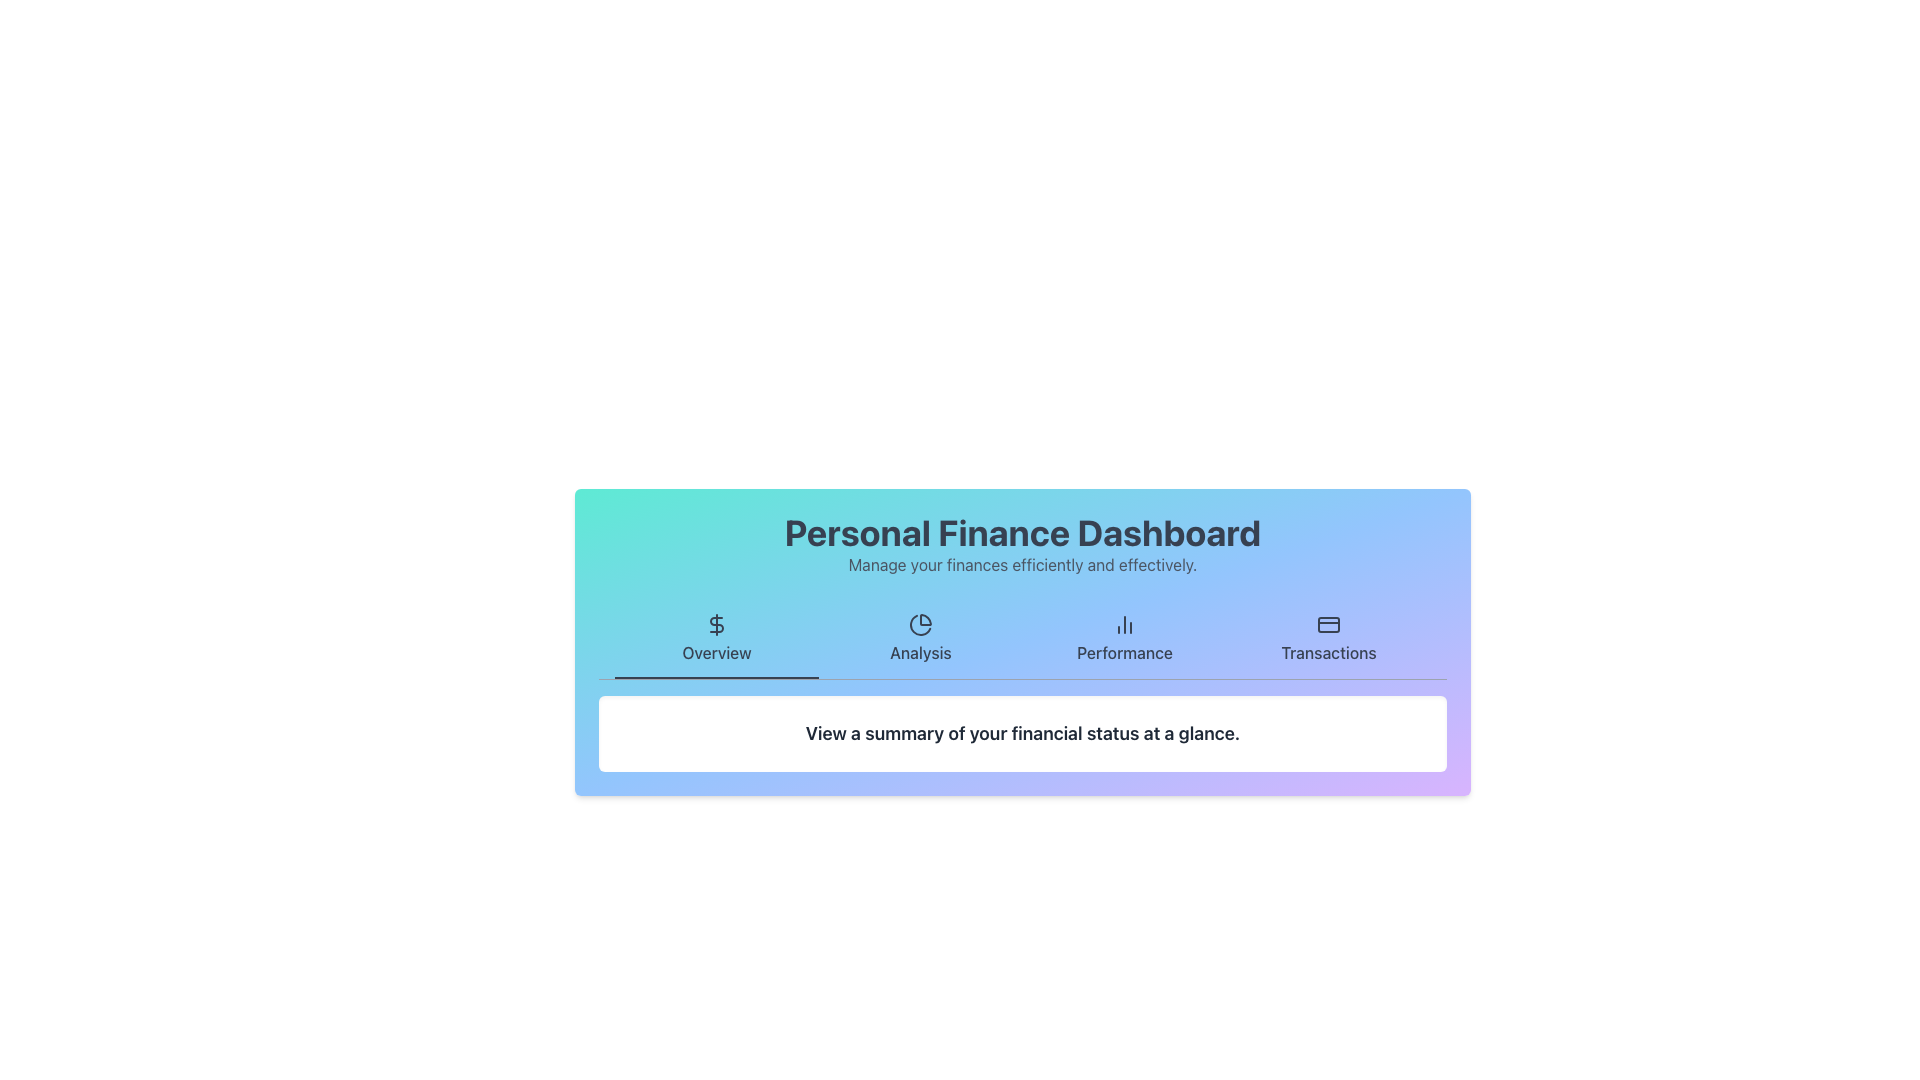  I want to click on the Text Label that provides a summary of the user's financial dashboard, located within a white rectangular card below the 'Personal Finance Dashboard' header, so click(1022, 733).